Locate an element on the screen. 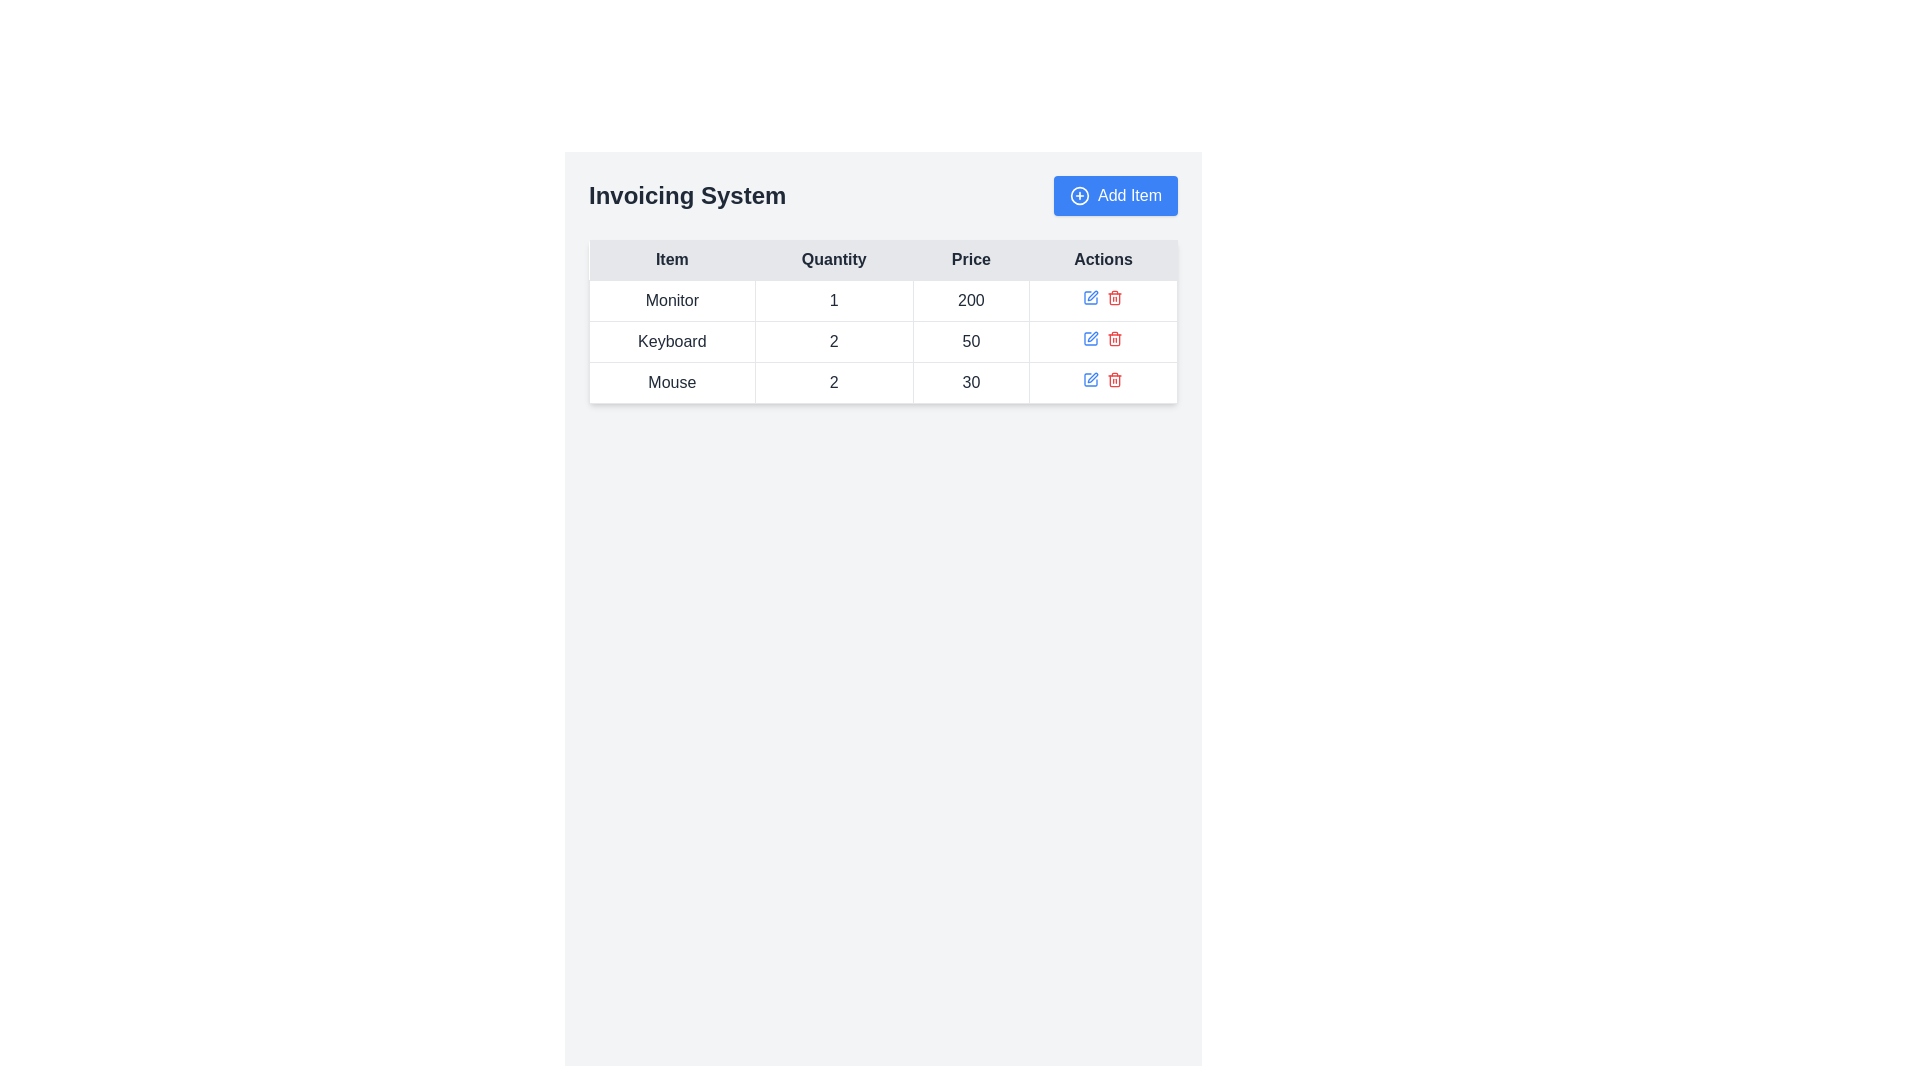 This screenshot has width=1920, height=1080. the edit icon button located in the 'Actions' column of the second row of the table is located at coordinates (1090, 338).